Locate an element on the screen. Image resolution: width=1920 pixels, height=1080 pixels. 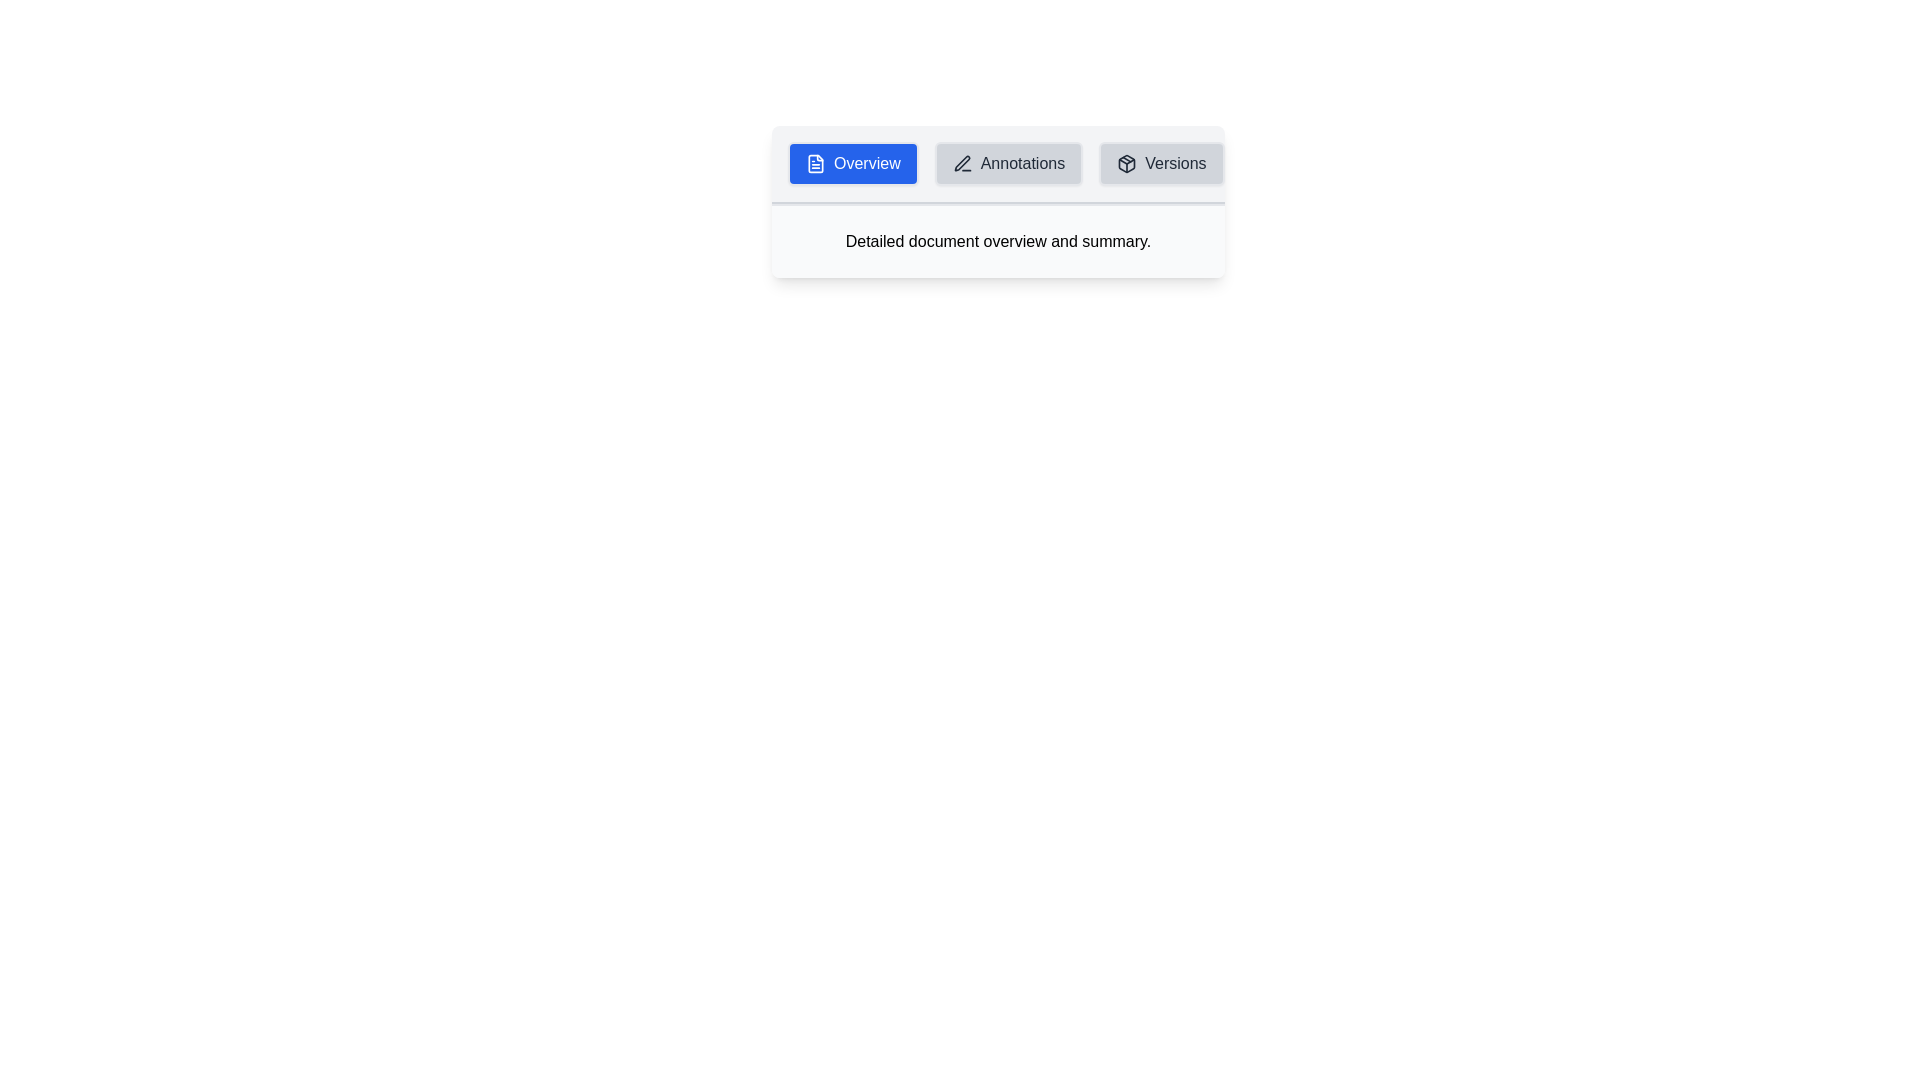
the Annotations tab to view its content is located at coordinates (1008, 163).